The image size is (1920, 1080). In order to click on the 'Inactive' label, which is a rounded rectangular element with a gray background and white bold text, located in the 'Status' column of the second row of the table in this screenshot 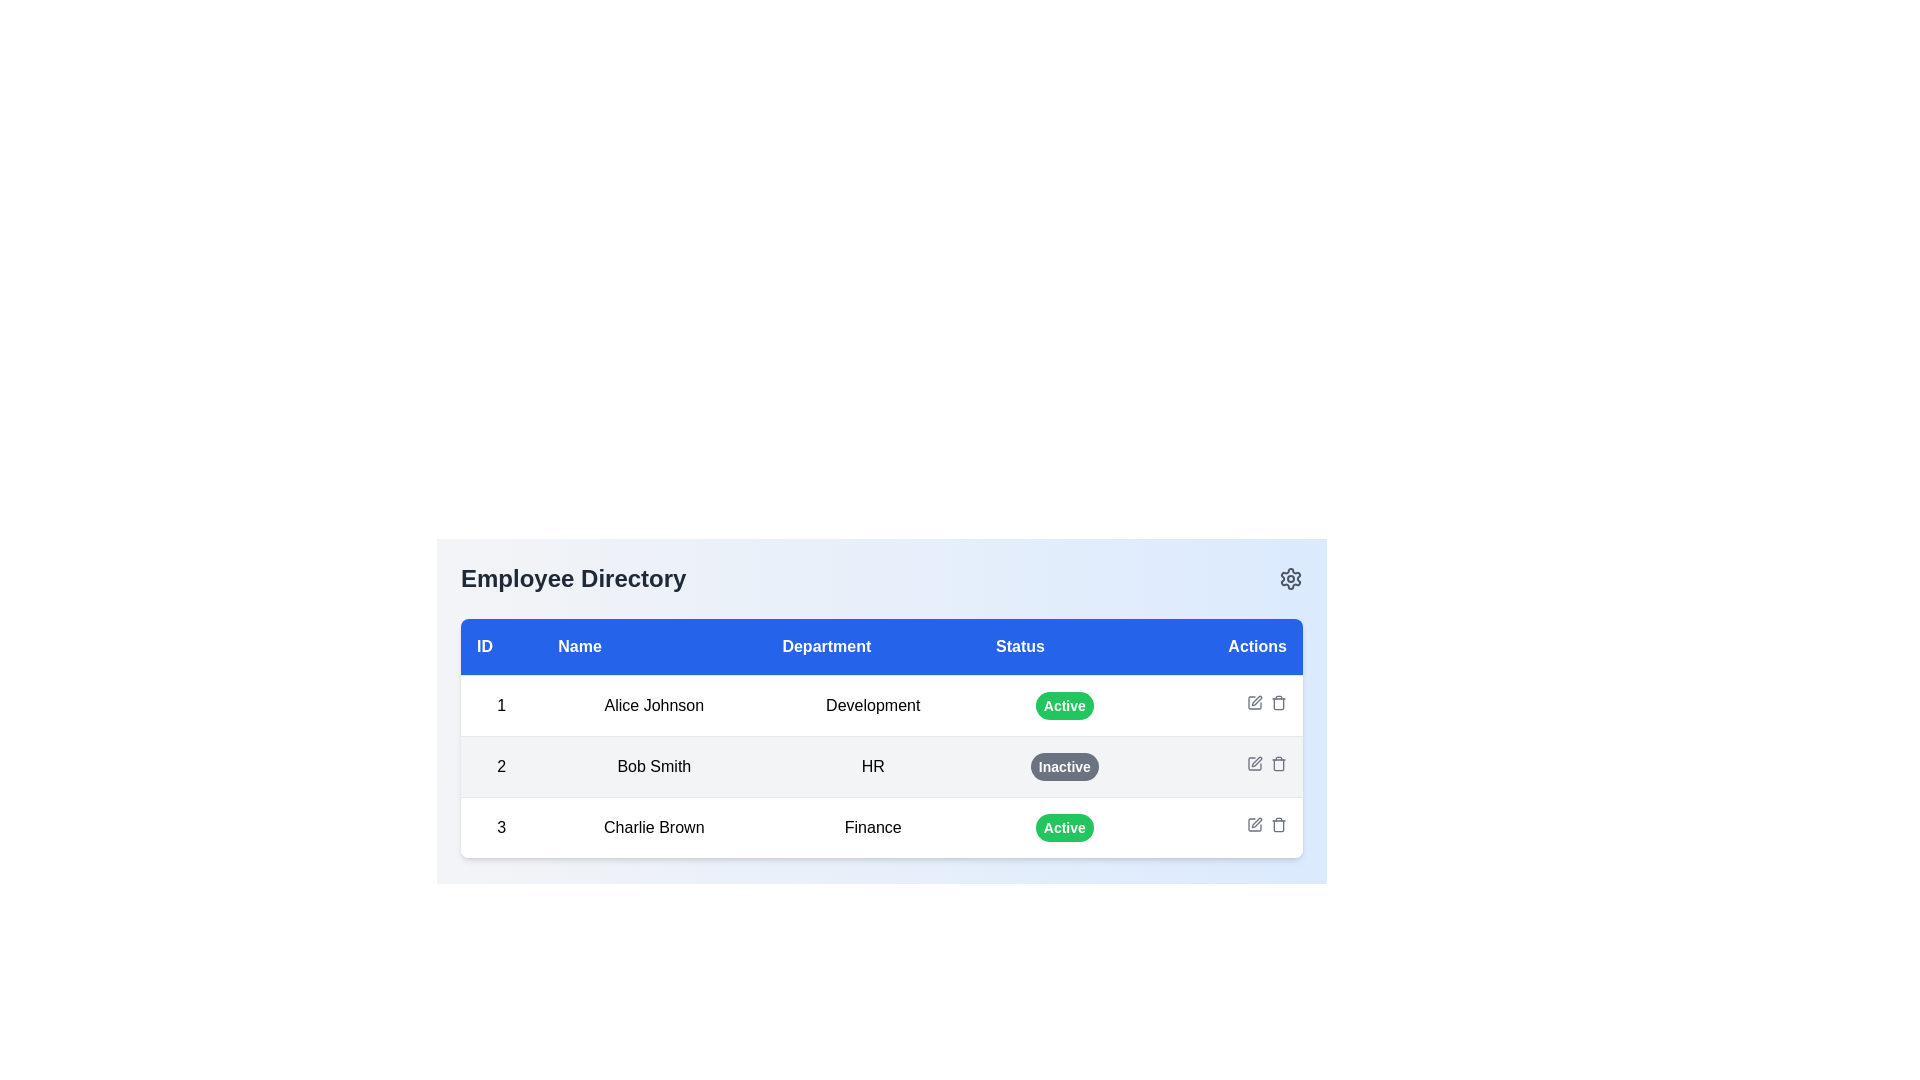, I will do `click(1063, 766)`.